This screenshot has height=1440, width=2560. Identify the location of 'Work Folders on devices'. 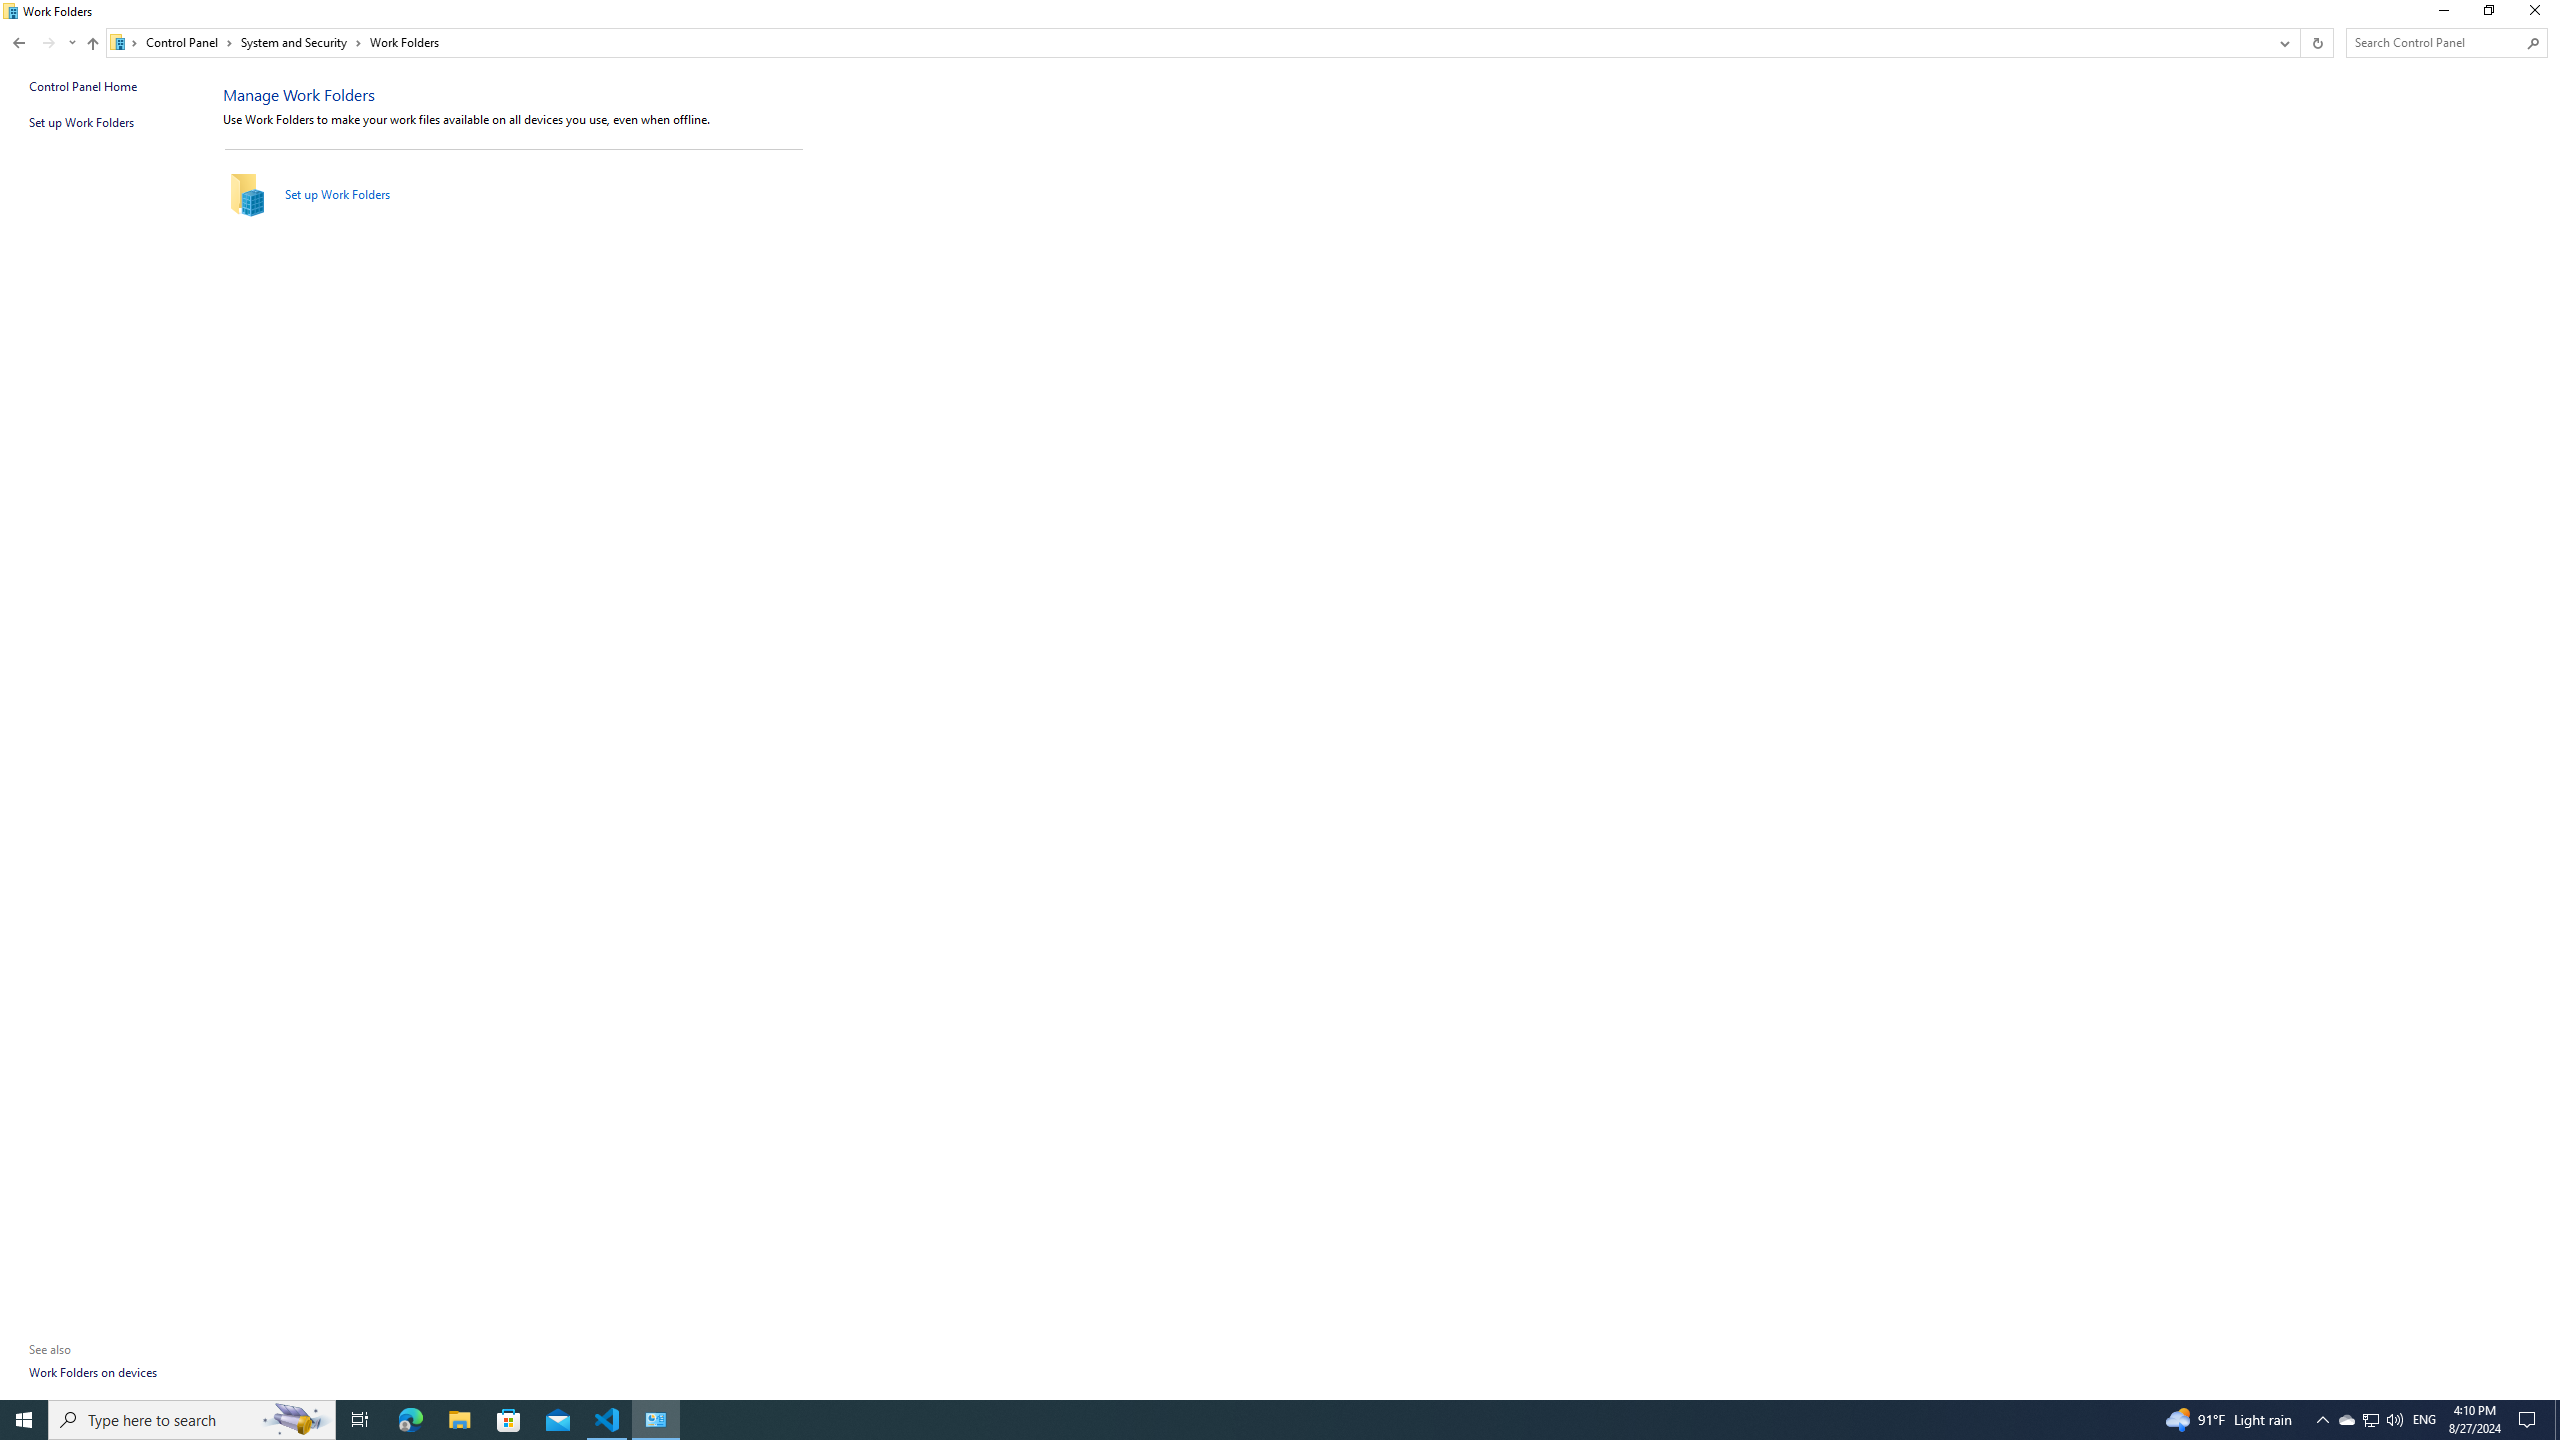
(93, 1371).